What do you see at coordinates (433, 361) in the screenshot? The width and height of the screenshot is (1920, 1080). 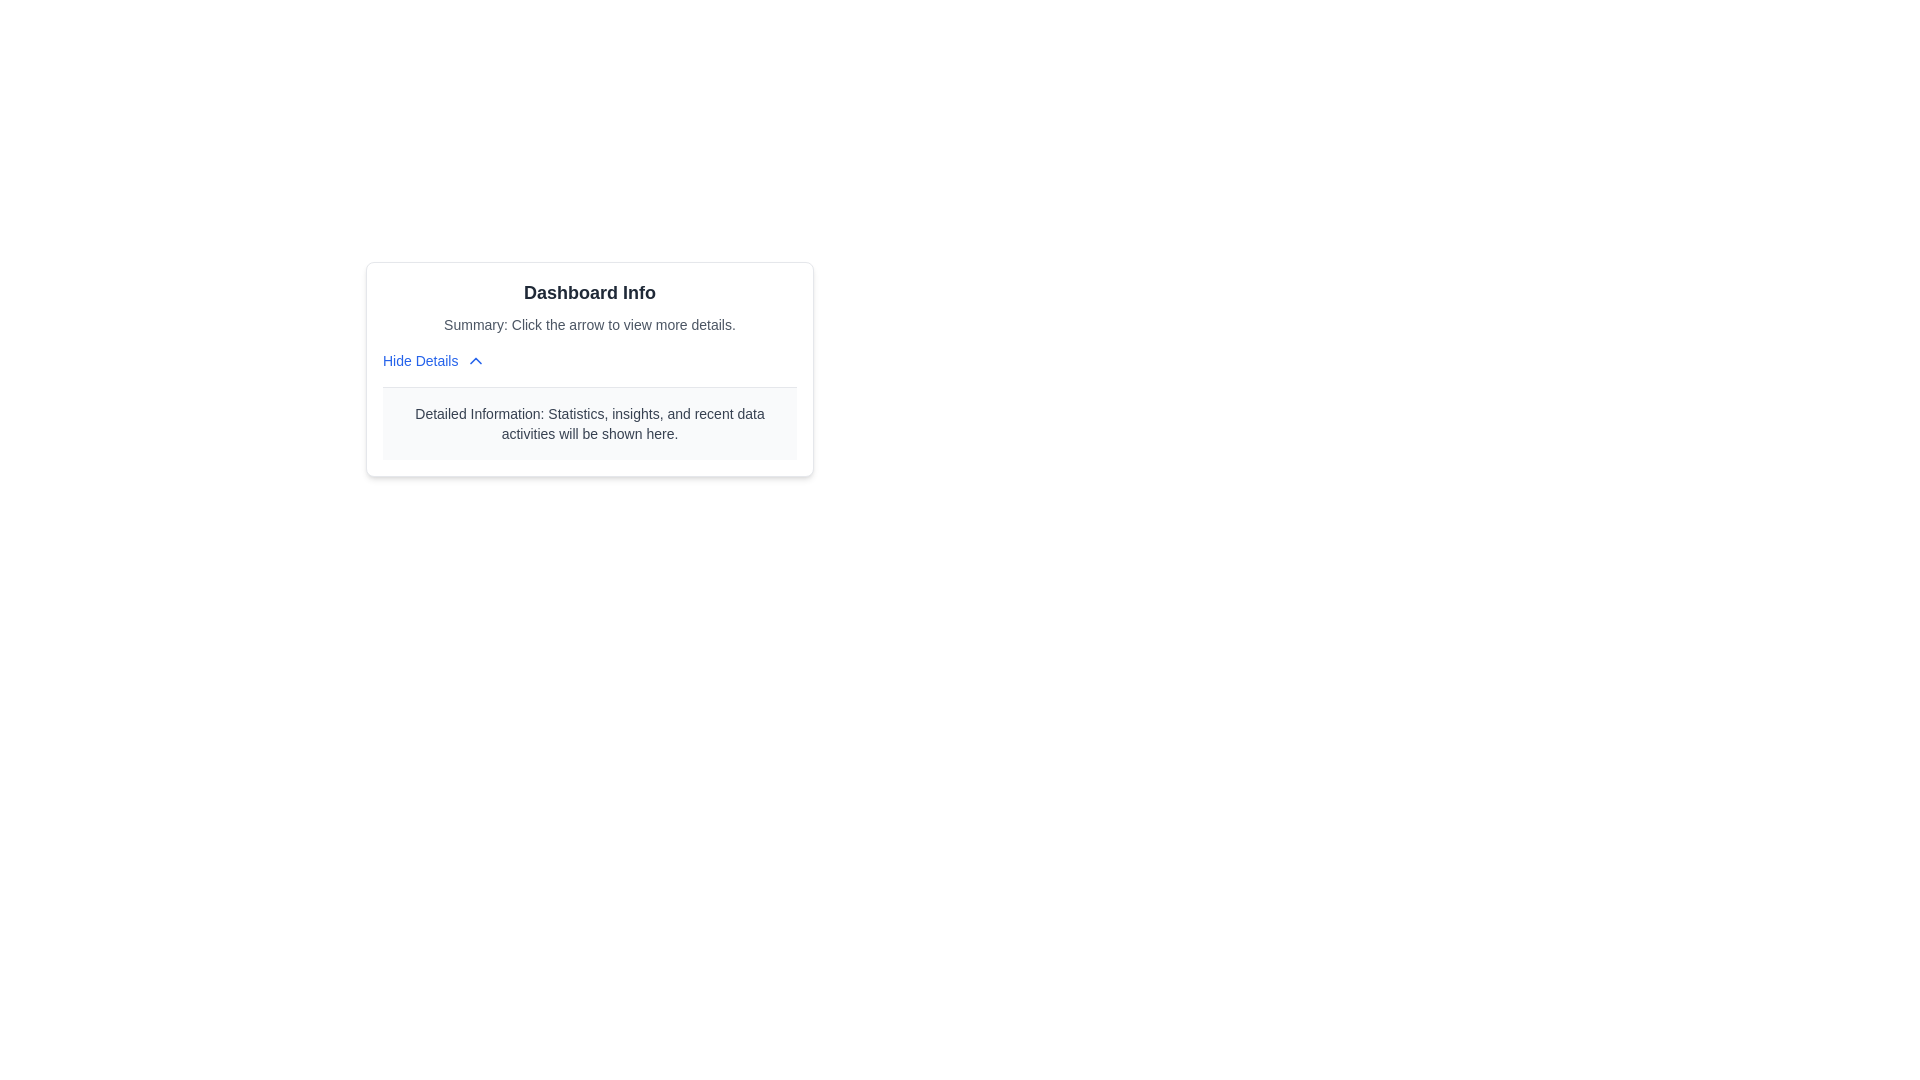 I see `the 'Hide Details' text button with an upward-pointing chevron icon to hide details` at bounding box center [433, 361].